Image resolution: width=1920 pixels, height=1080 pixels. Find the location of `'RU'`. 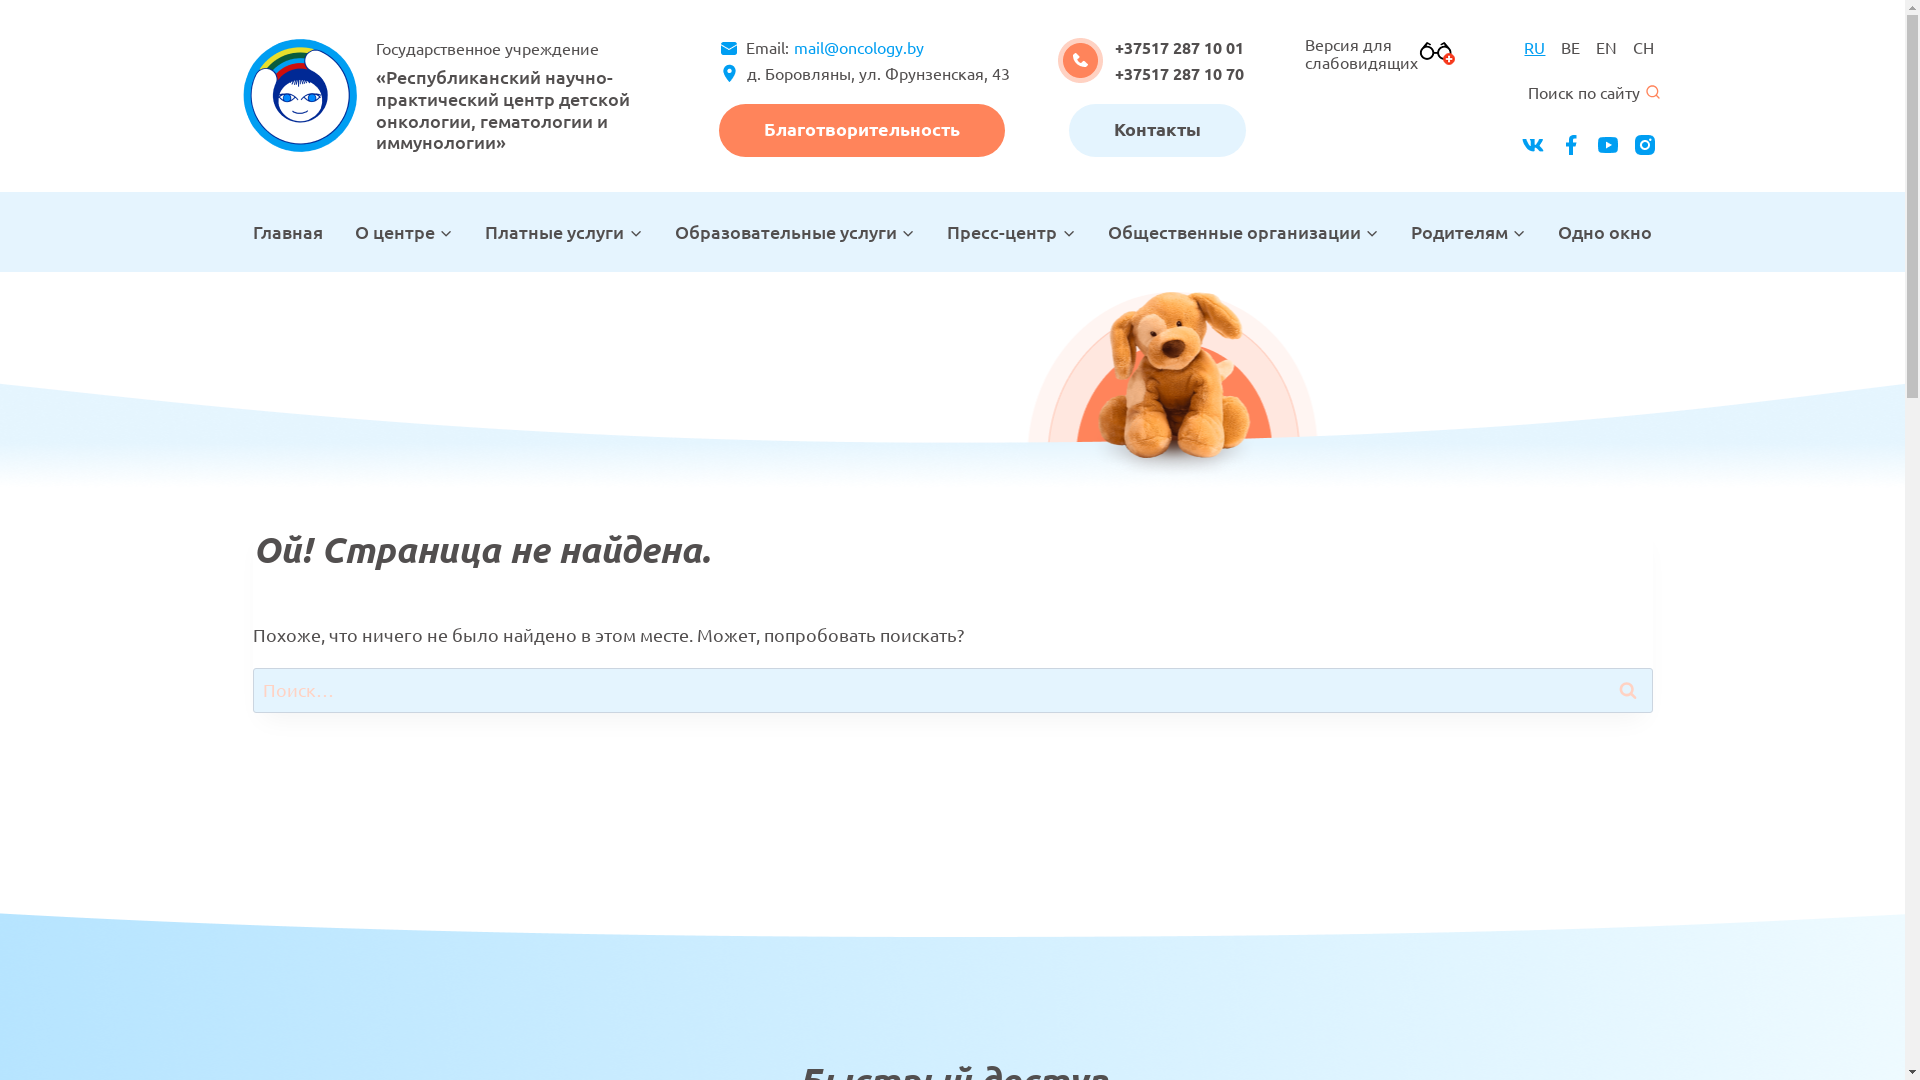

'RU' is located at coordinates (1533, 46).